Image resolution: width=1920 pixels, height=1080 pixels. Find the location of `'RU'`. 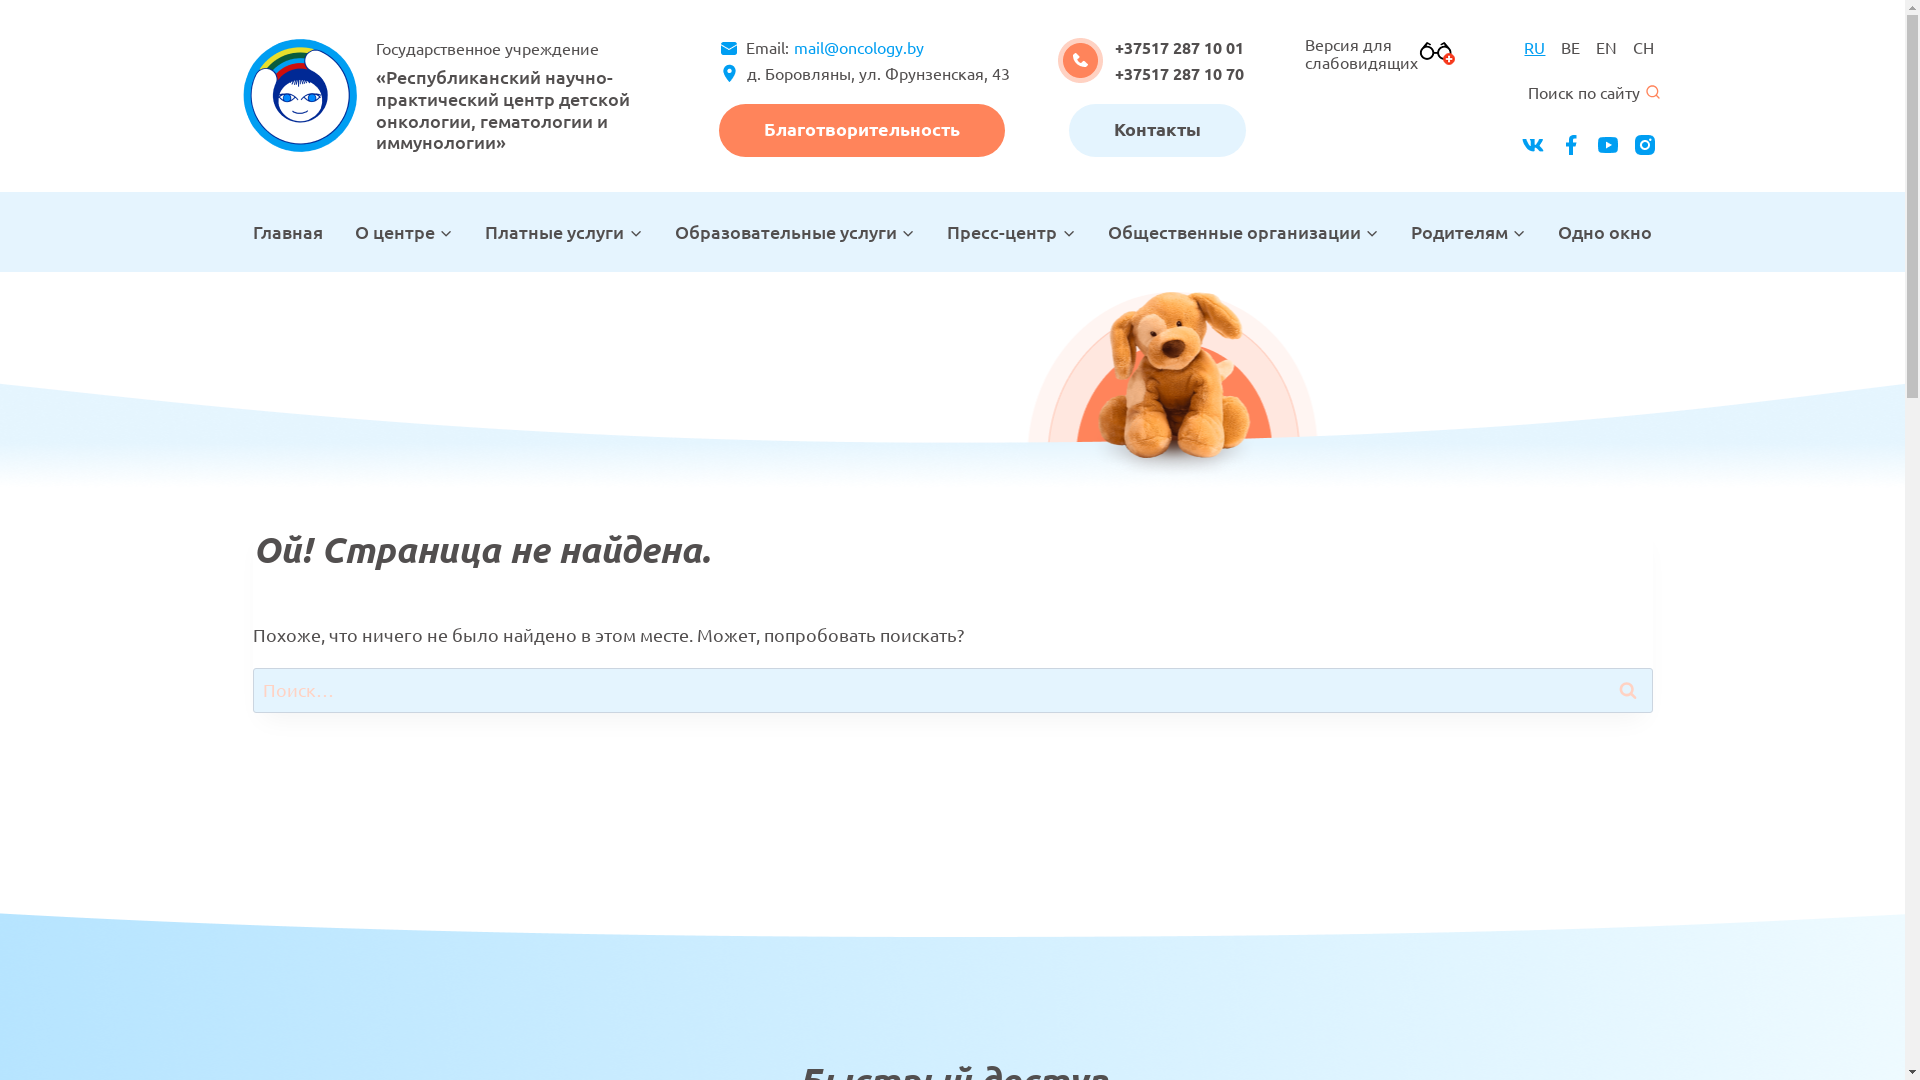

'RU' is located at coordinates (1533, 46).